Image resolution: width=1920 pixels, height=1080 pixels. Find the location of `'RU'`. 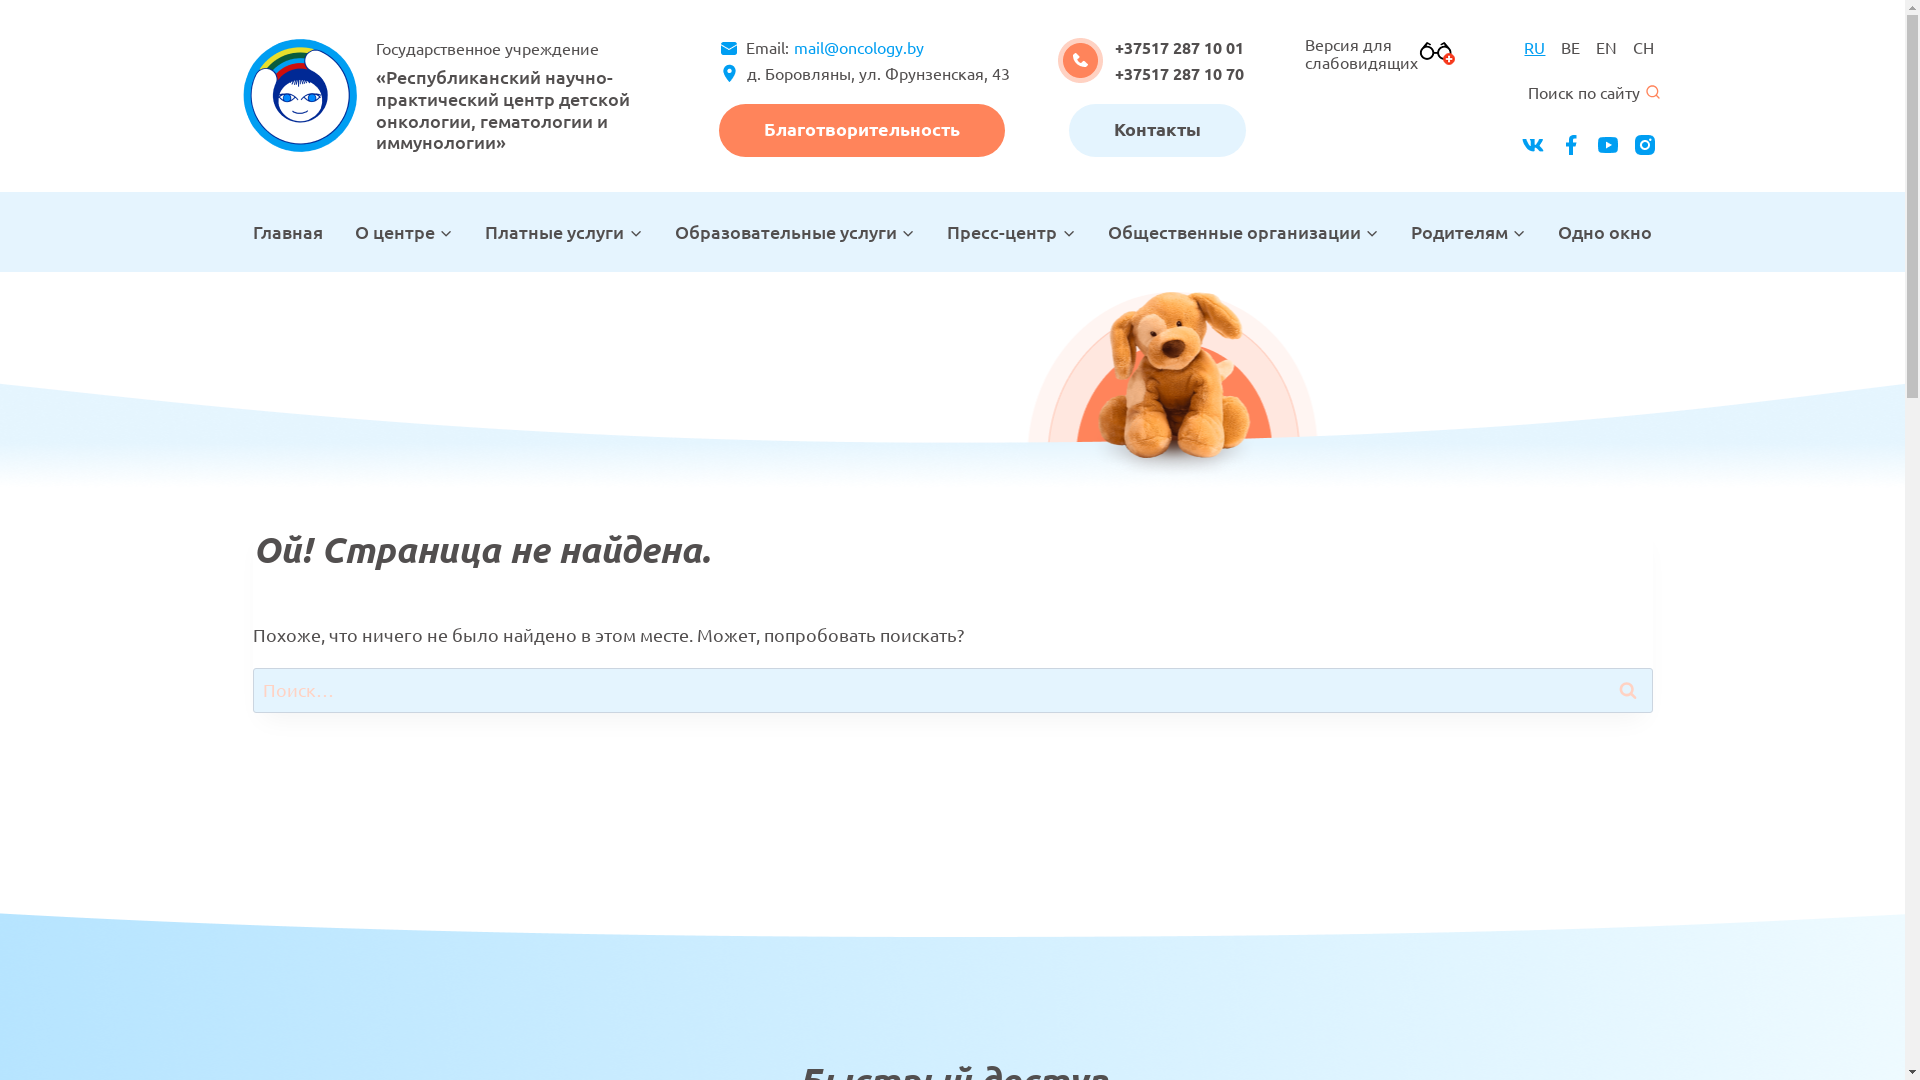

'RU' is located at coordinates (1533, 46).